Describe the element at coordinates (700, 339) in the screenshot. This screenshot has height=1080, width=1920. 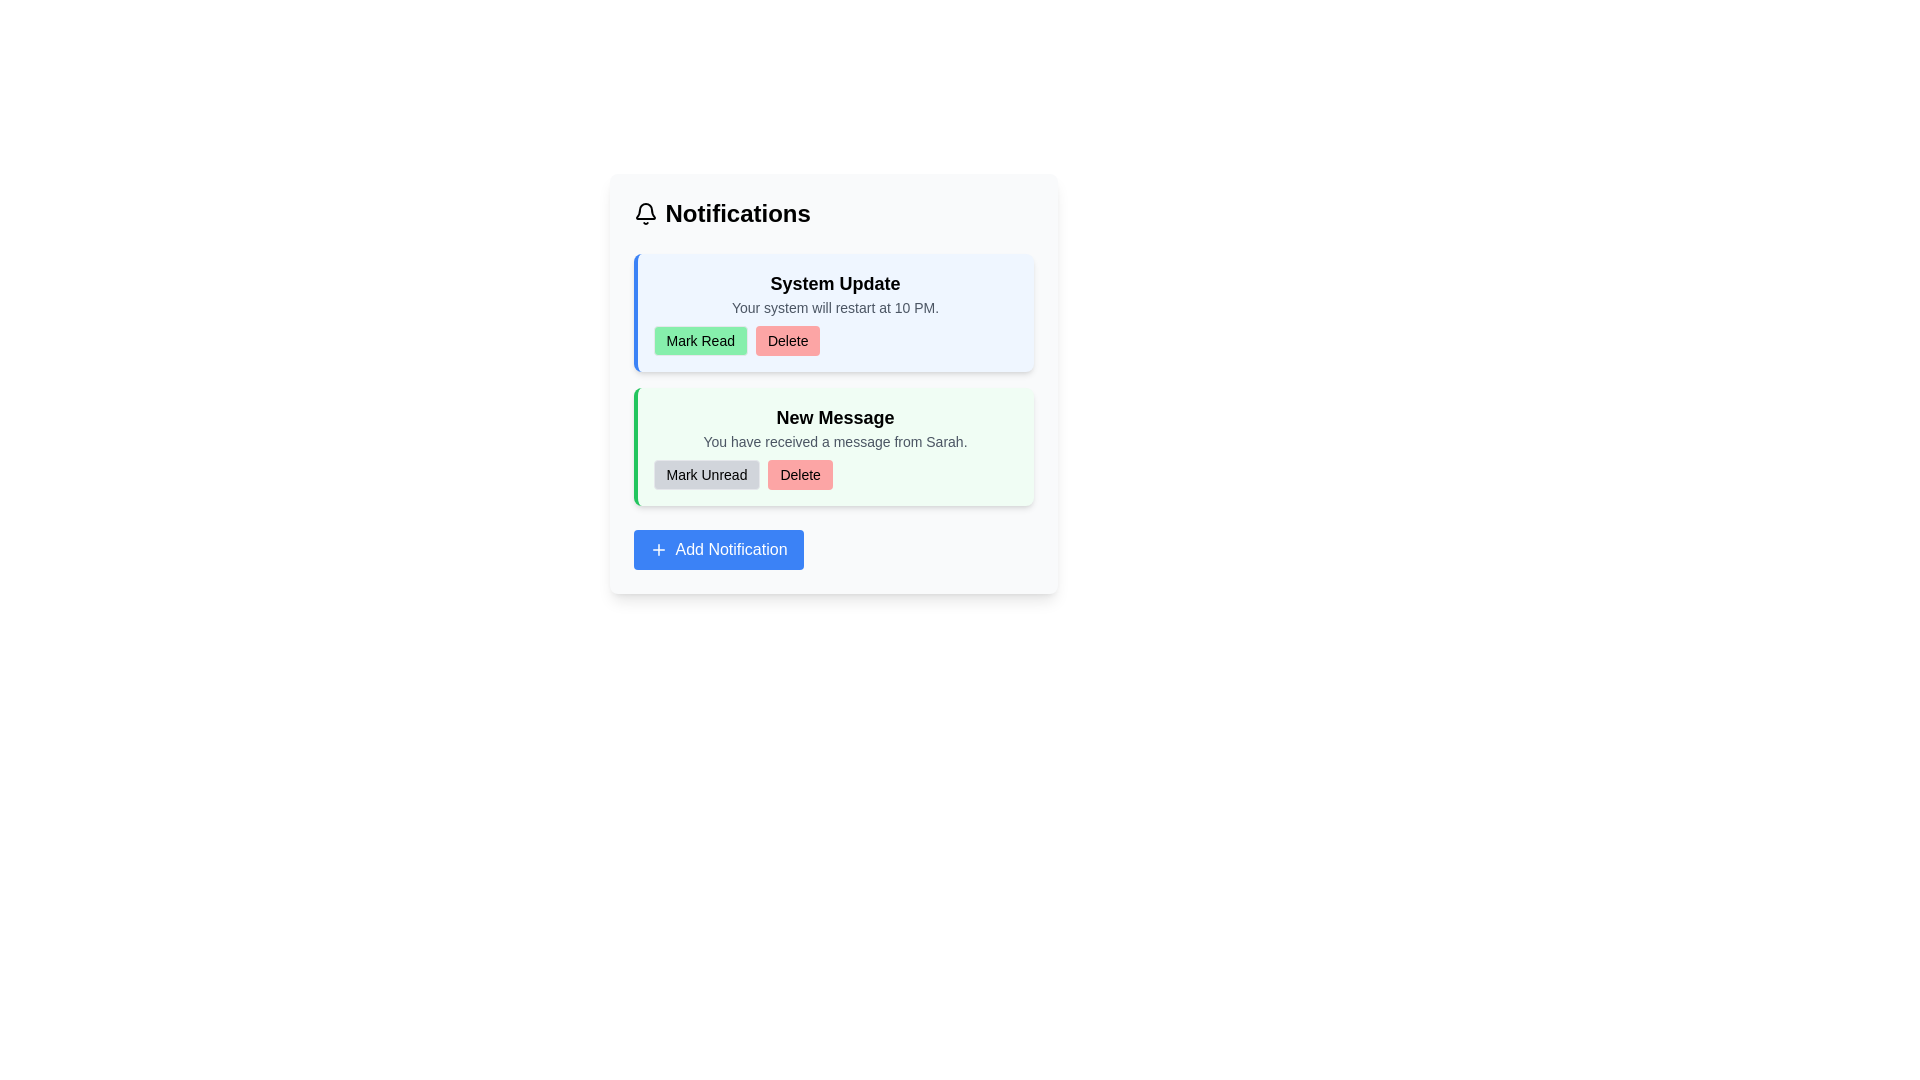
I see `the leftmost button in the 'System Update' notification card` at that location.